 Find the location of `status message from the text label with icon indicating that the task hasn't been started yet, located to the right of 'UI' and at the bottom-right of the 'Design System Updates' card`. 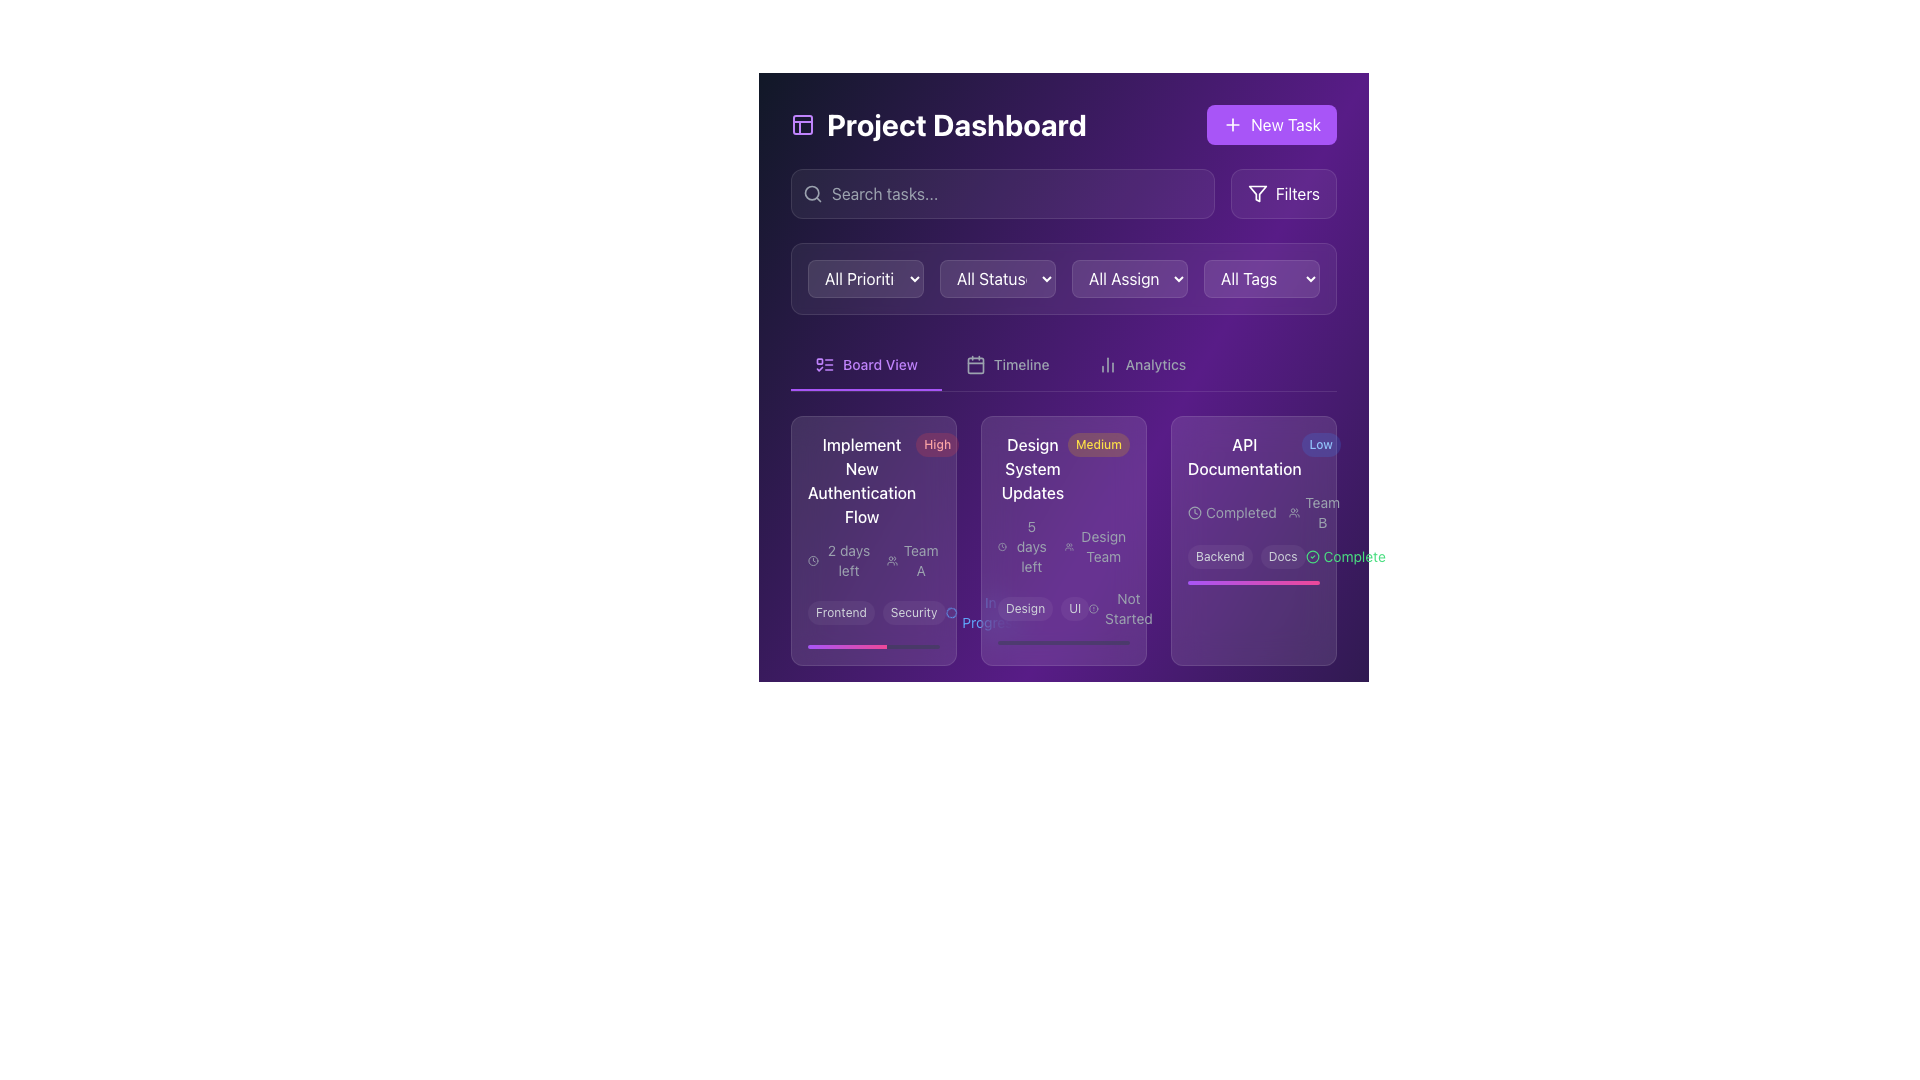

status message from the text label with icon indicating that the task hasn't been started yet, located to the right of 'UI' and at the bottom-right of the 'Design System Updates' card is located at coordinates (1122, 608).